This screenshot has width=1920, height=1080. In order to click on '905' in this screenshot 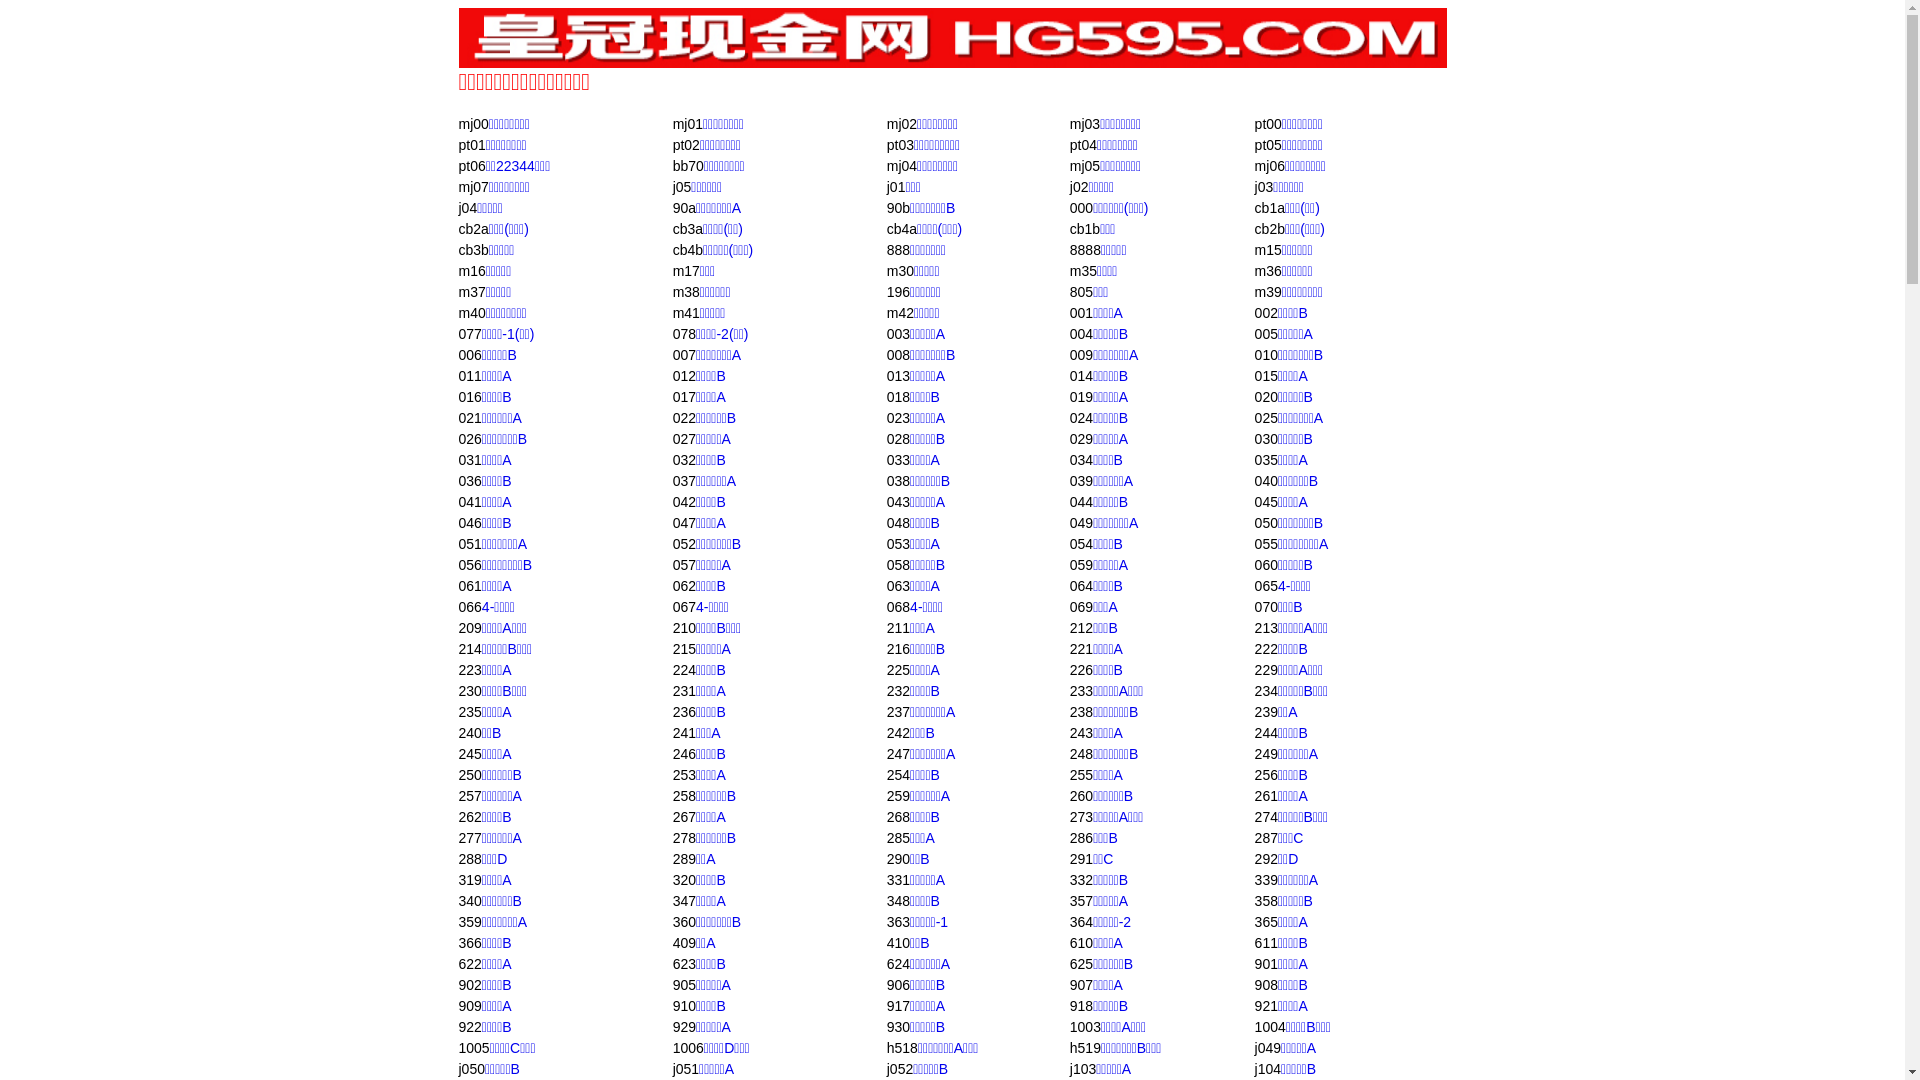, I will do `click(684, 983)`.